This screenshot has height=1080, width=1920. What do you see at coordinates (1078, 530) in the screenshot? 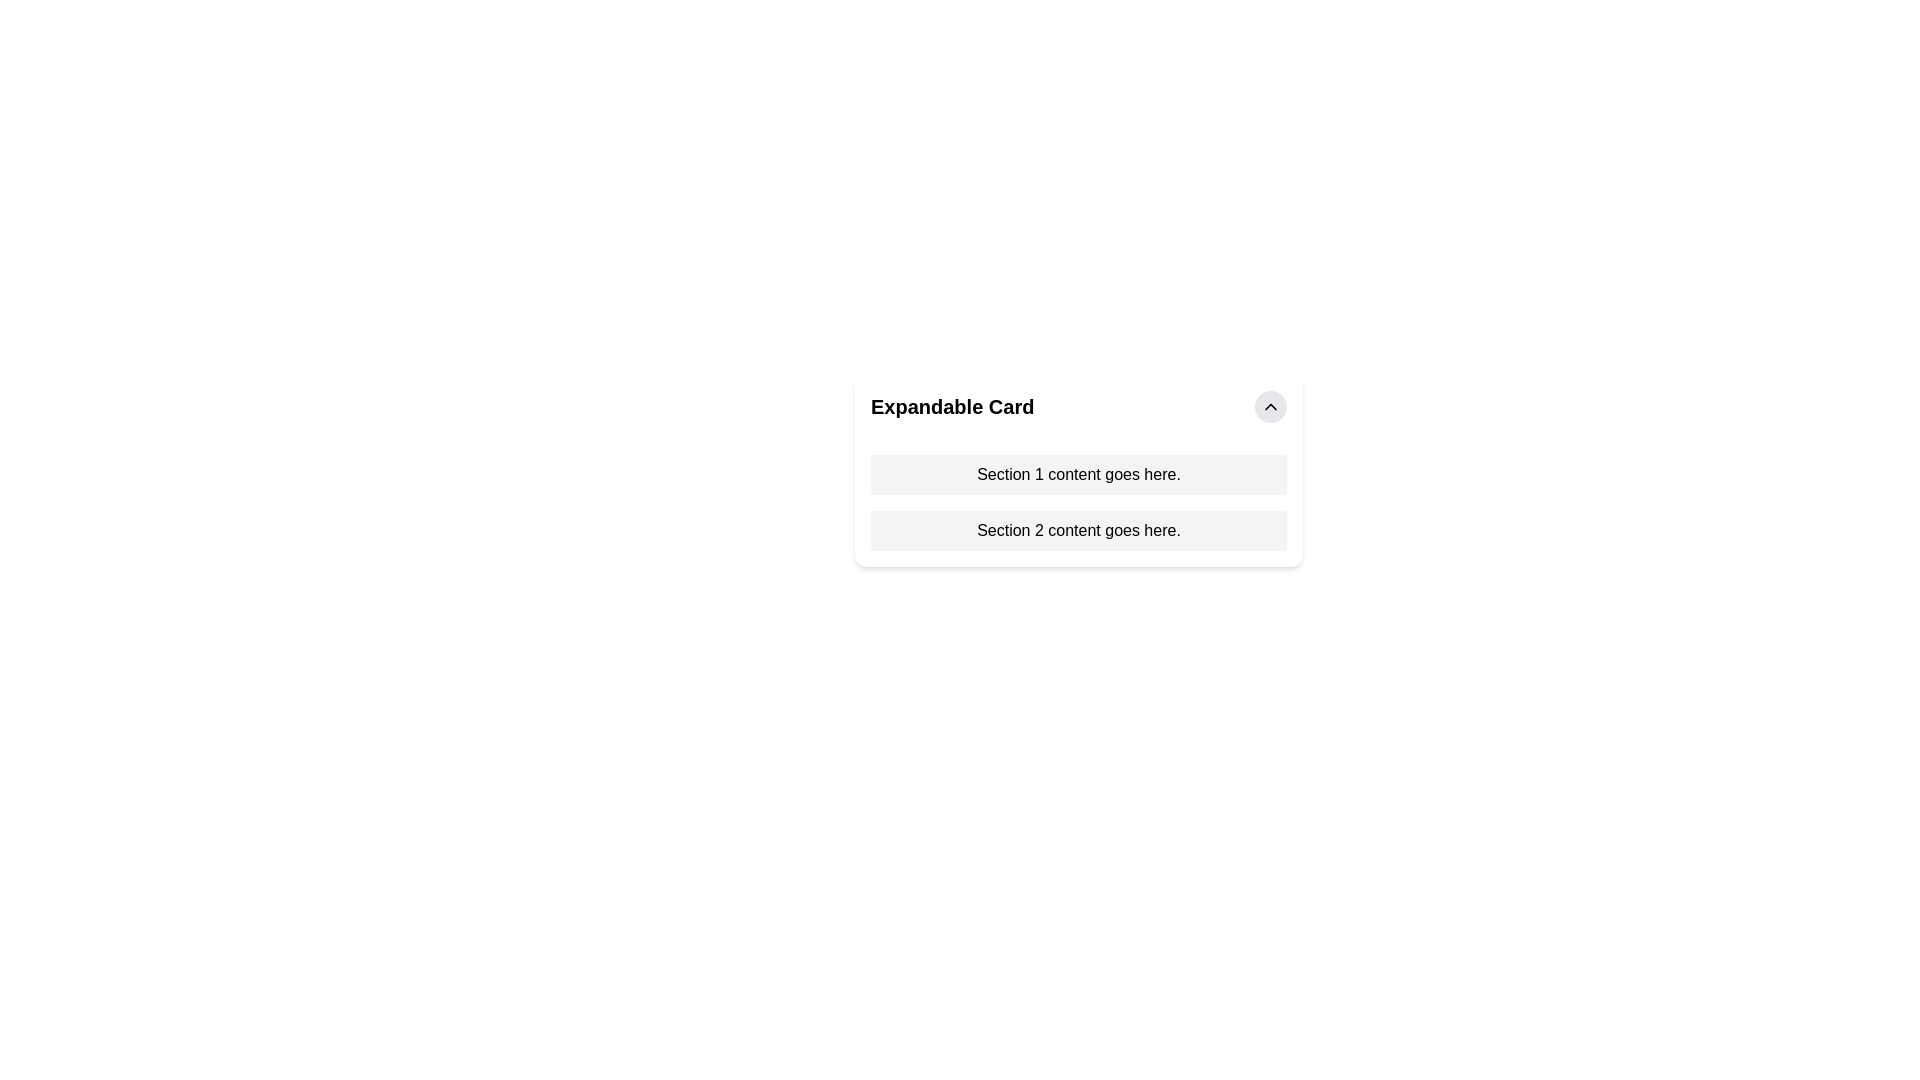
I see `the Label Text located at the bottom of the 'Expandable Card', below the 'Section 1 content goes here.'` at bounding box center [1078, 530].